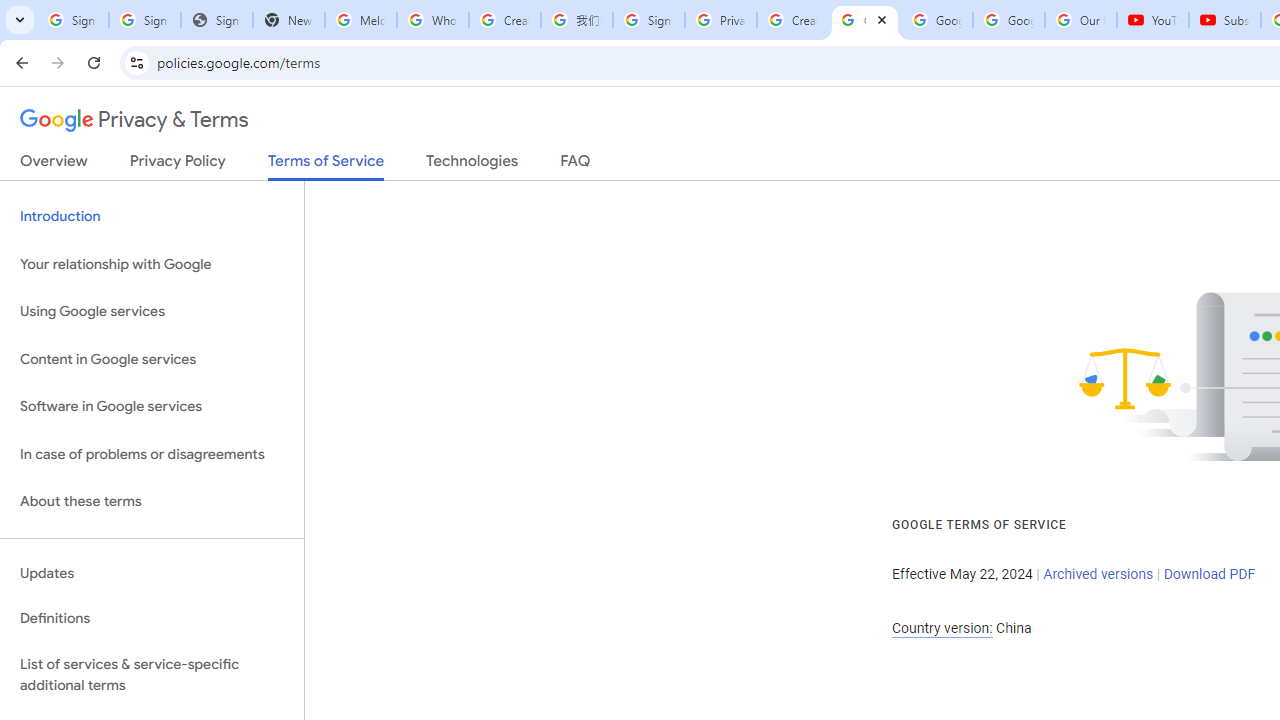 Image resolution: width=1280 pixels, height=720 pixels. I want to click on 'Definitions', so click(151, 618).